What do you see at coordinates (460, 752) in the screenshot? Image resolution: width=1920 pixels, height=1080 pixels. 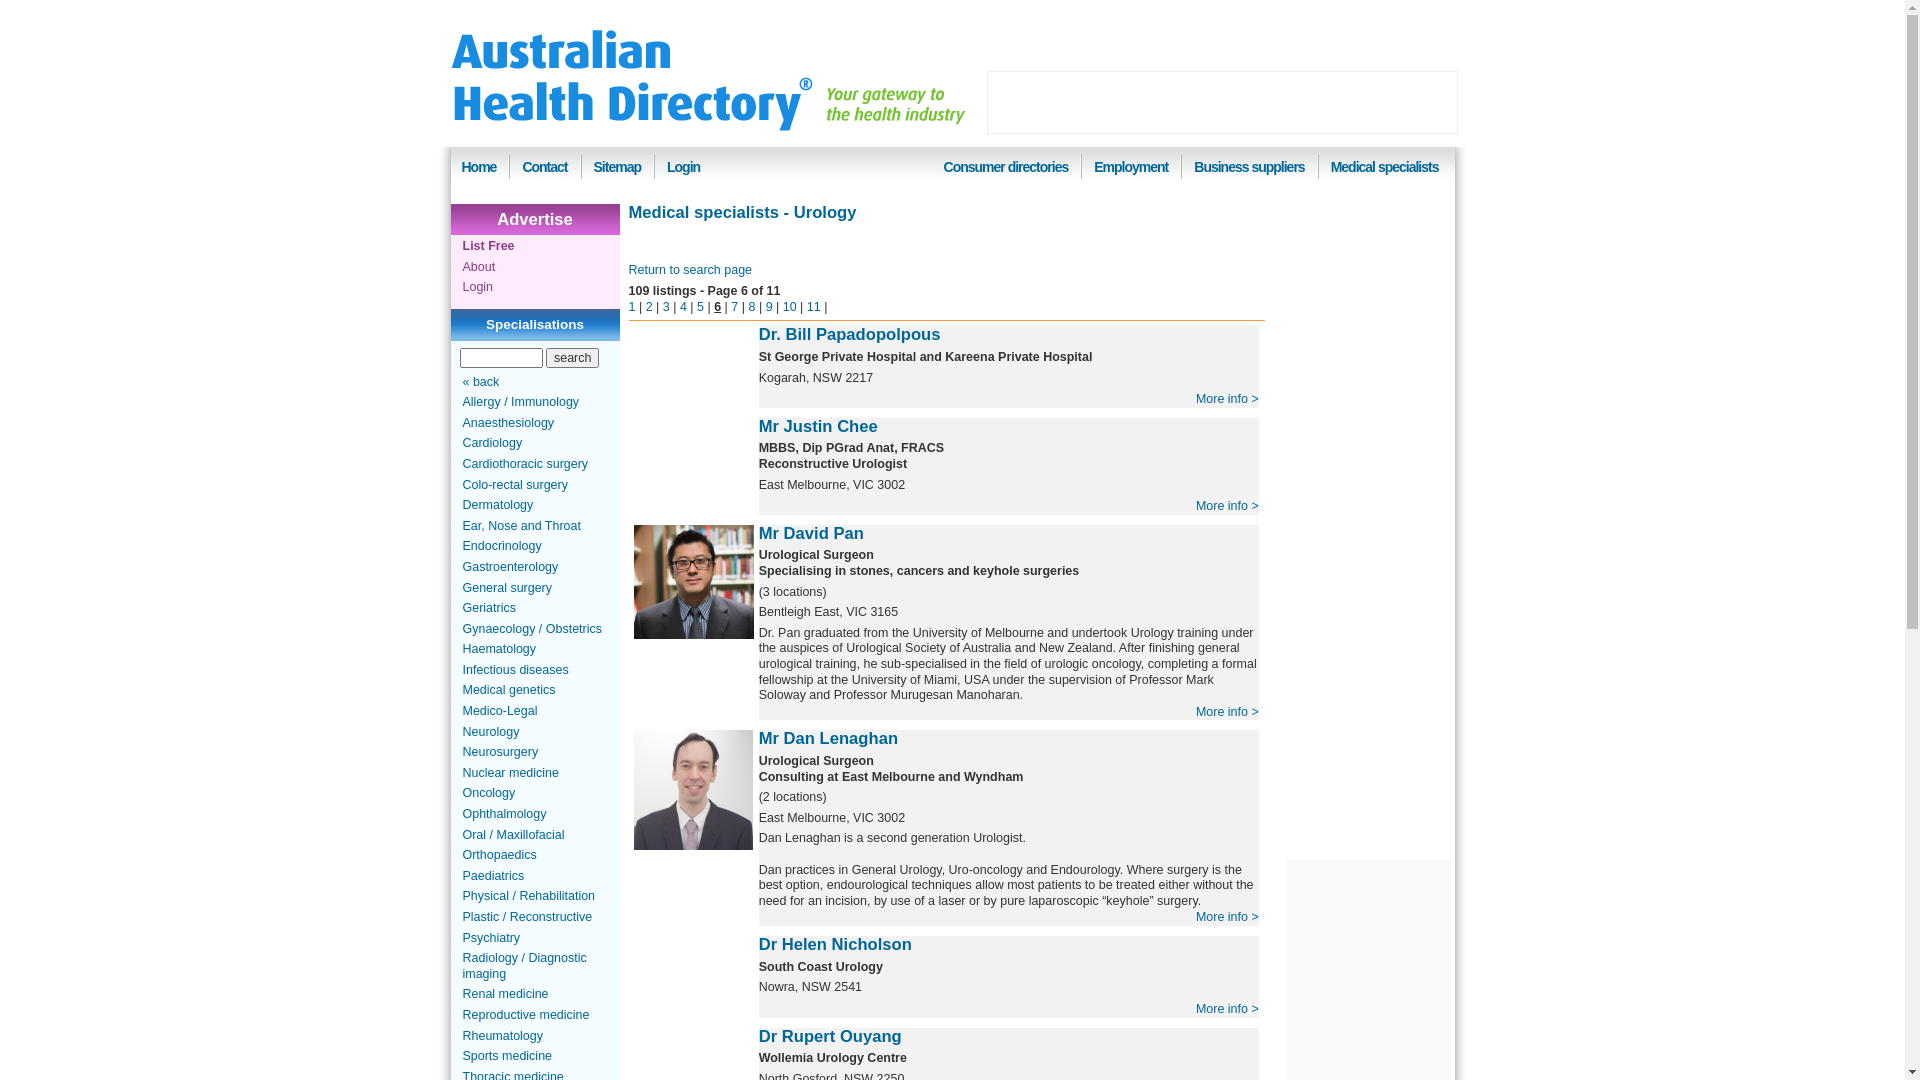 I see `'Neurosurgery'` at bounding box center [460, 752].